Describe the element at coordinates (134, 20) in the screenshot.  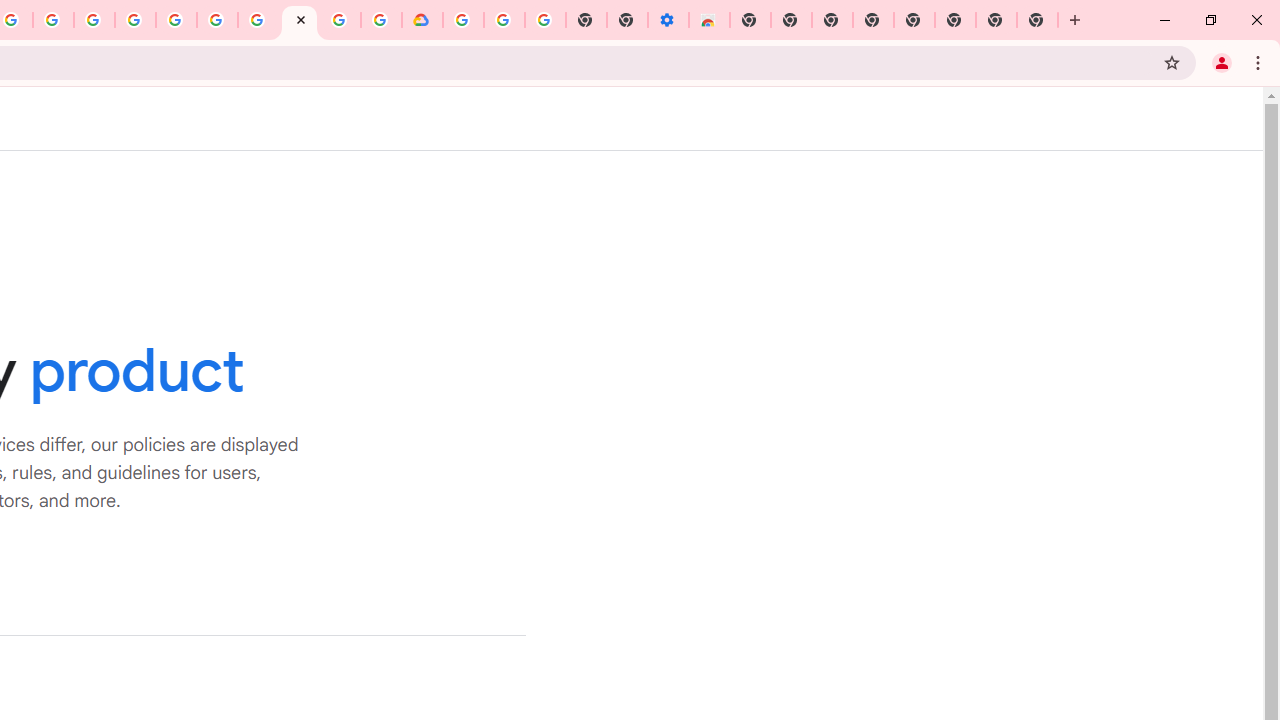
I see `'Ad Settings'` at that location.